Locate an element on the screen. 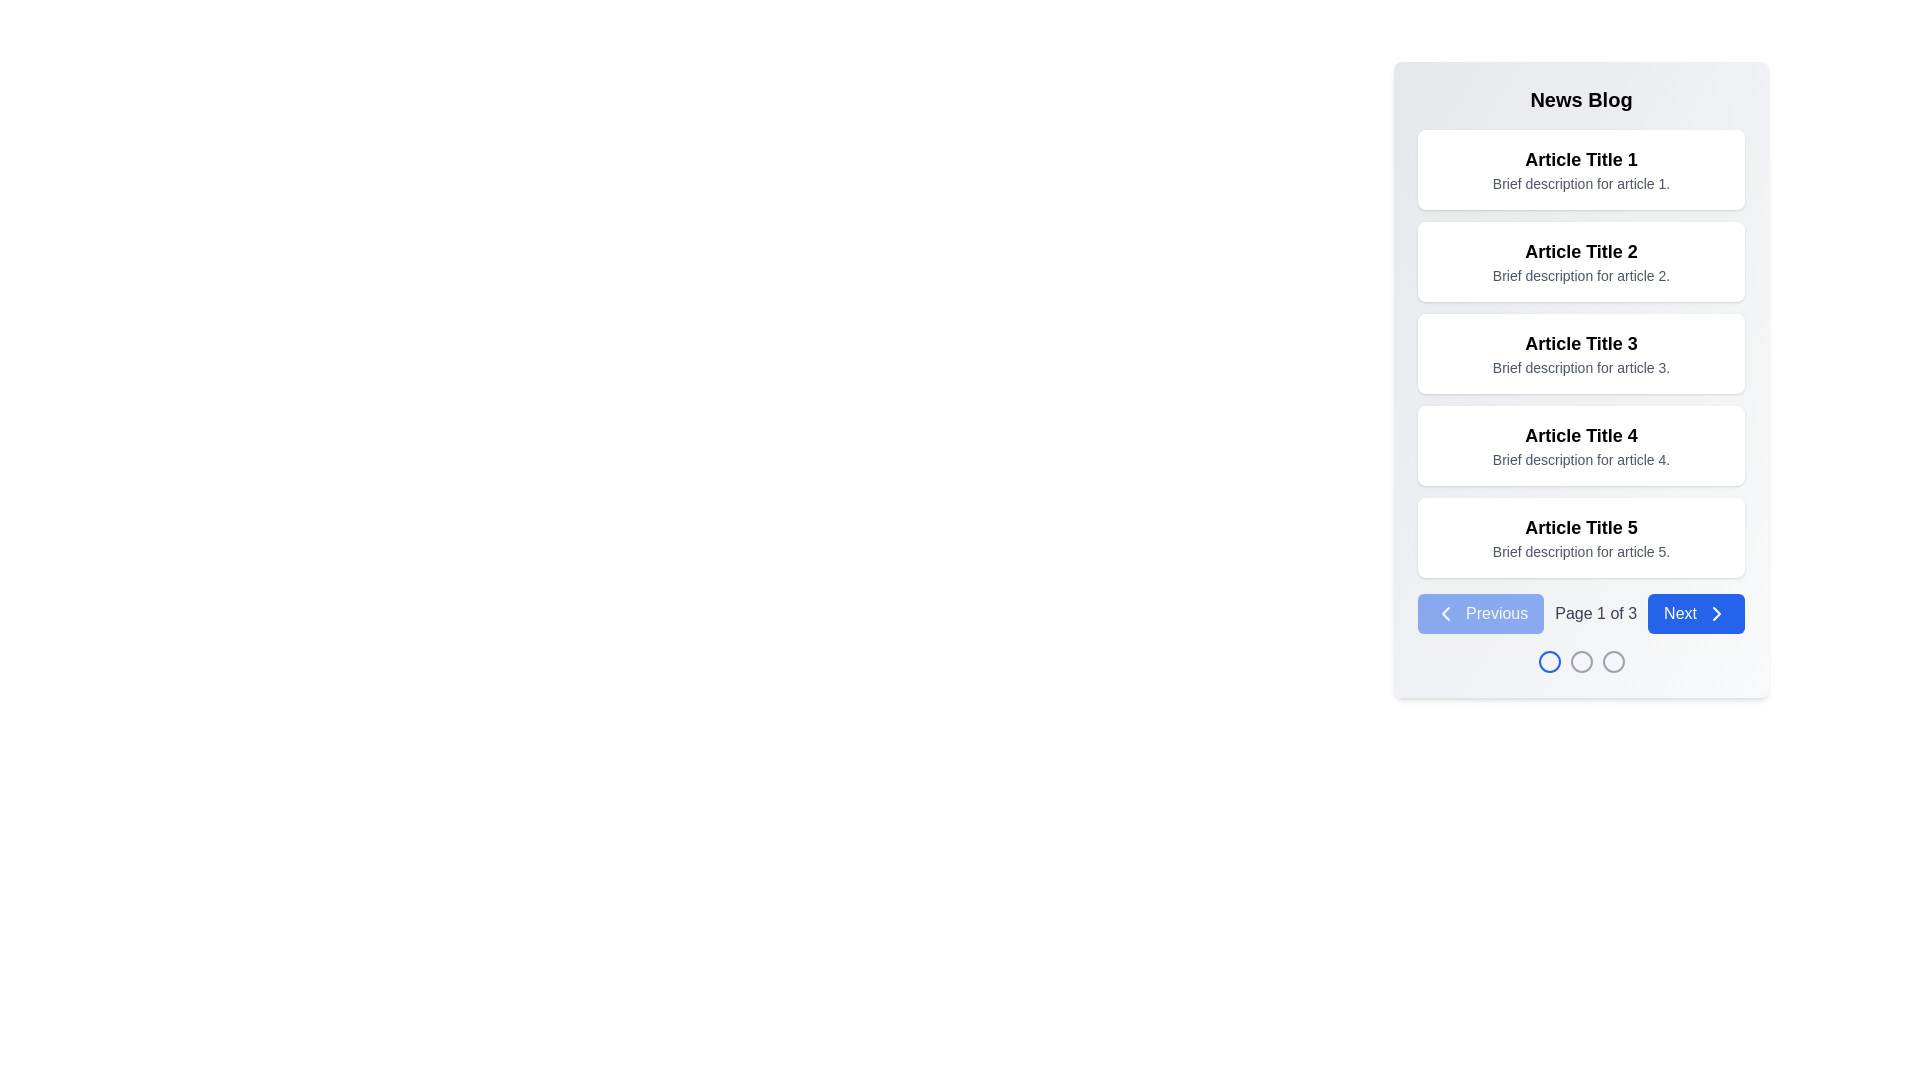 The height and width of the screenshot is (1080, 1920). the second line of text providing additional details about 'Article Title 2', which is located in the card for that article is located at coordinates (1580, 276).